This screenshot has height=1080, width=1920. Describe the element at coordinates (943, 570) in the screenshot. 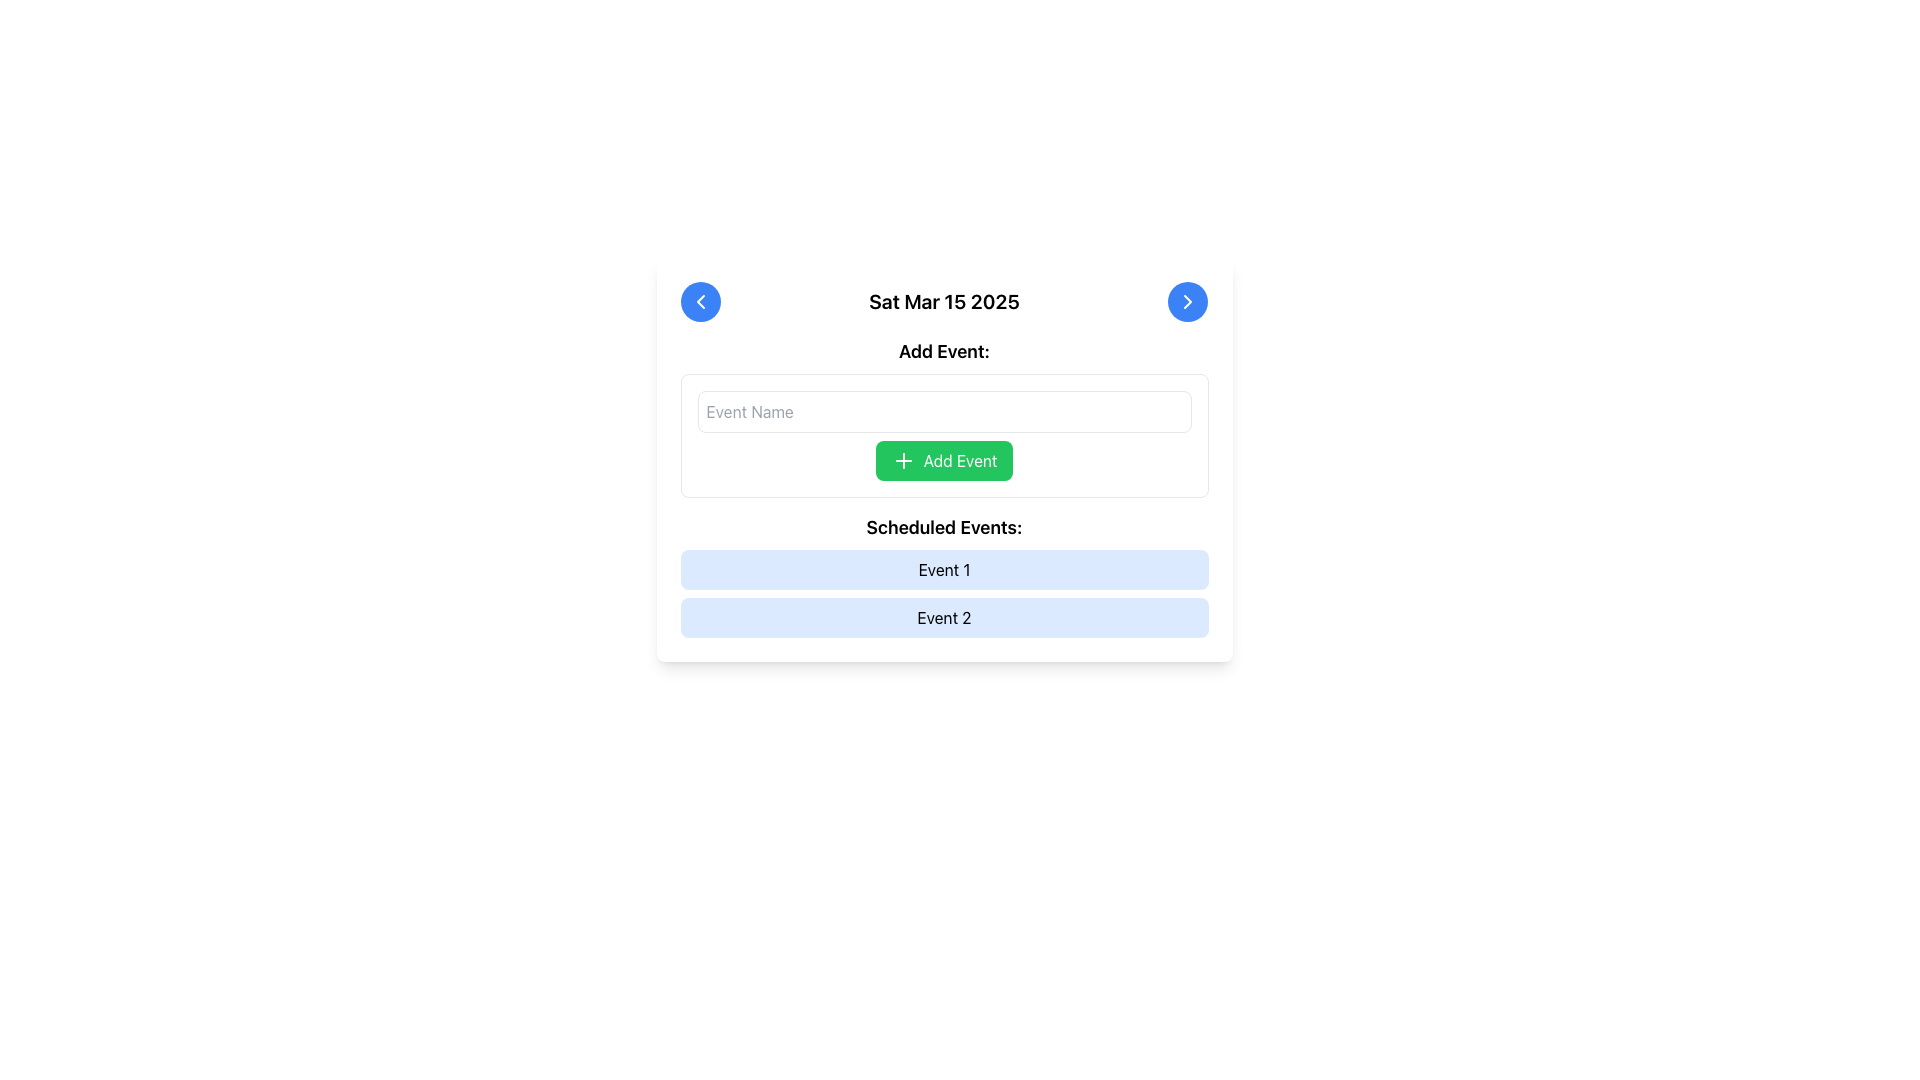

I see `the static text display representing the first scheduled event, which is located below the 'Scheduled Events:' label and above 'Event 2'` at that location.